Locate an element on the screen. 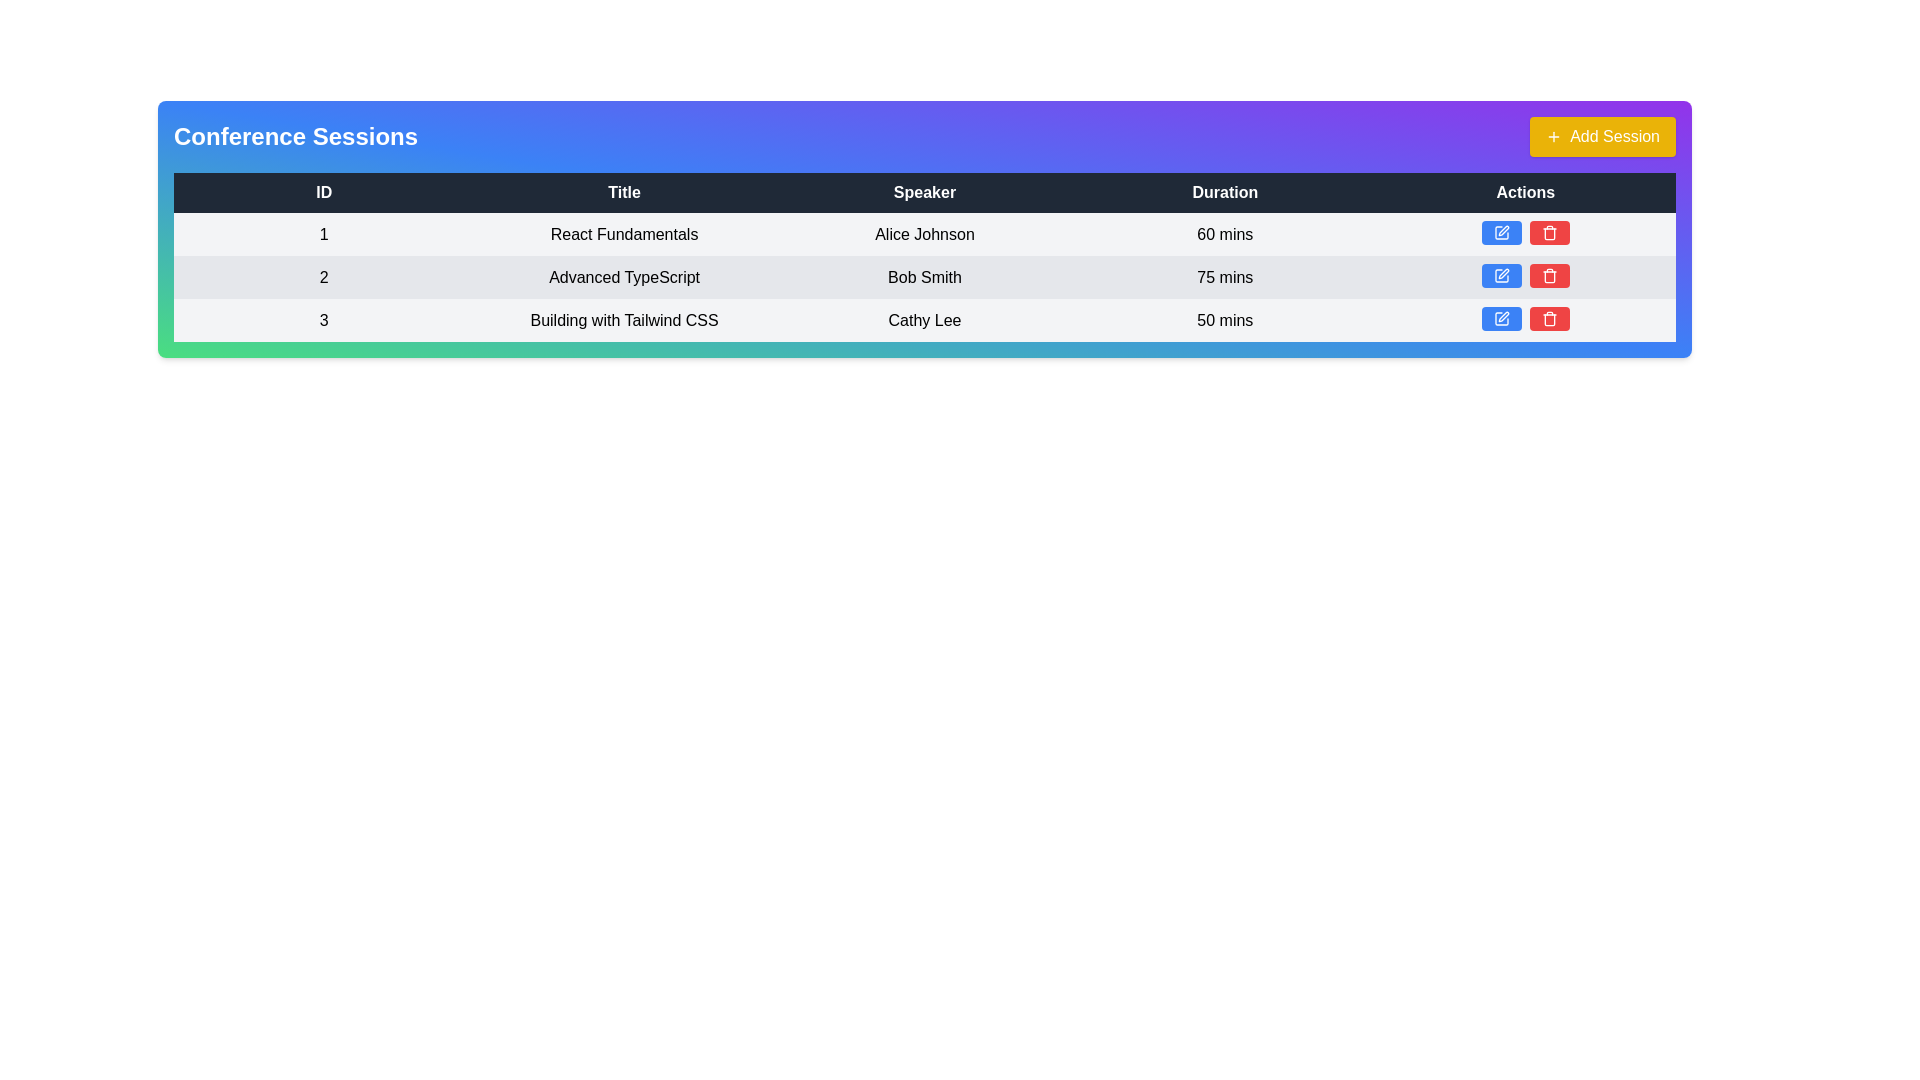 Image resolution: width=1920 pixels, height=1080 pixels. the 'edit' button located in the 'Actions' column of the first row in the table, which is to the left of a red trash icon button is located at coordinates (1501, 231).